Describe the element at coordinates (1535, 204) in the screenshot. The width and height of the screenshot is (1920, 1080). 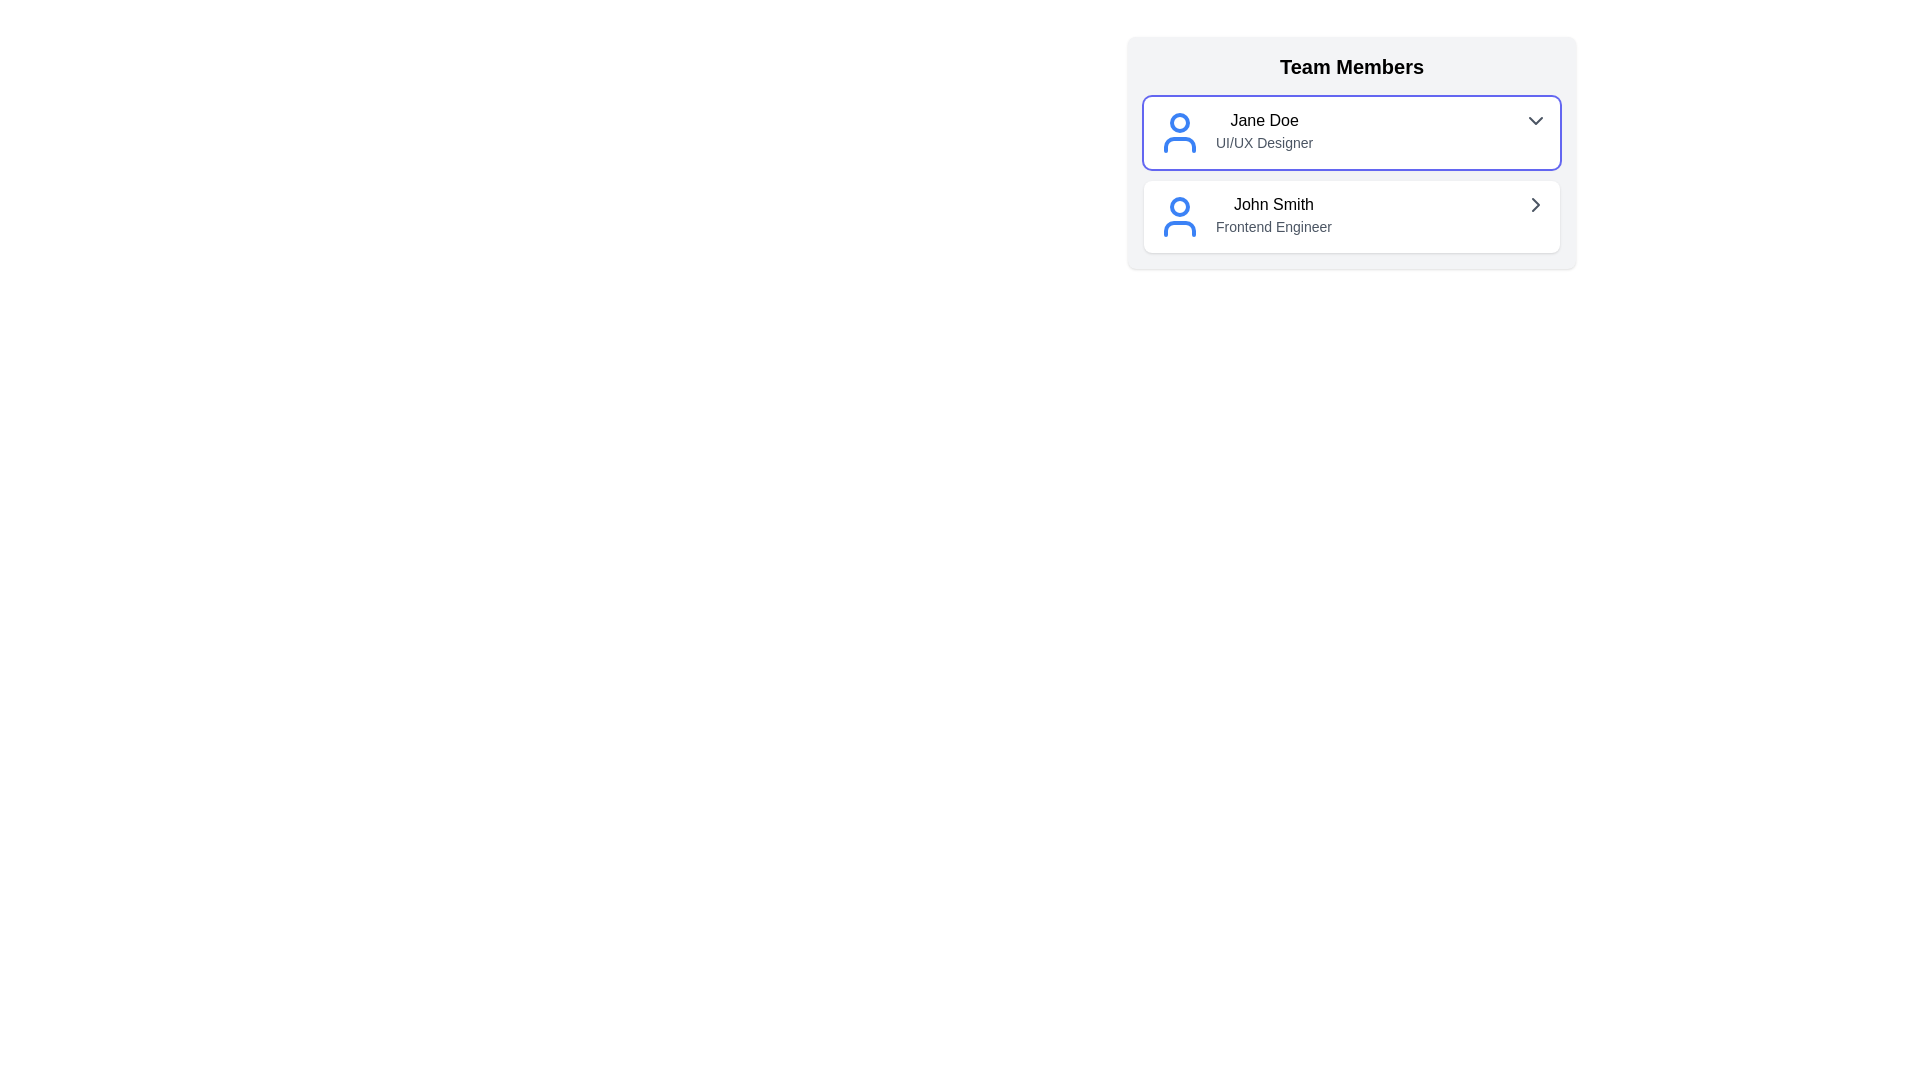
I see `the chevron icon located to the right of 'Frontend Engineer' for 'John Smith' to observe interactive feedback` at that location.